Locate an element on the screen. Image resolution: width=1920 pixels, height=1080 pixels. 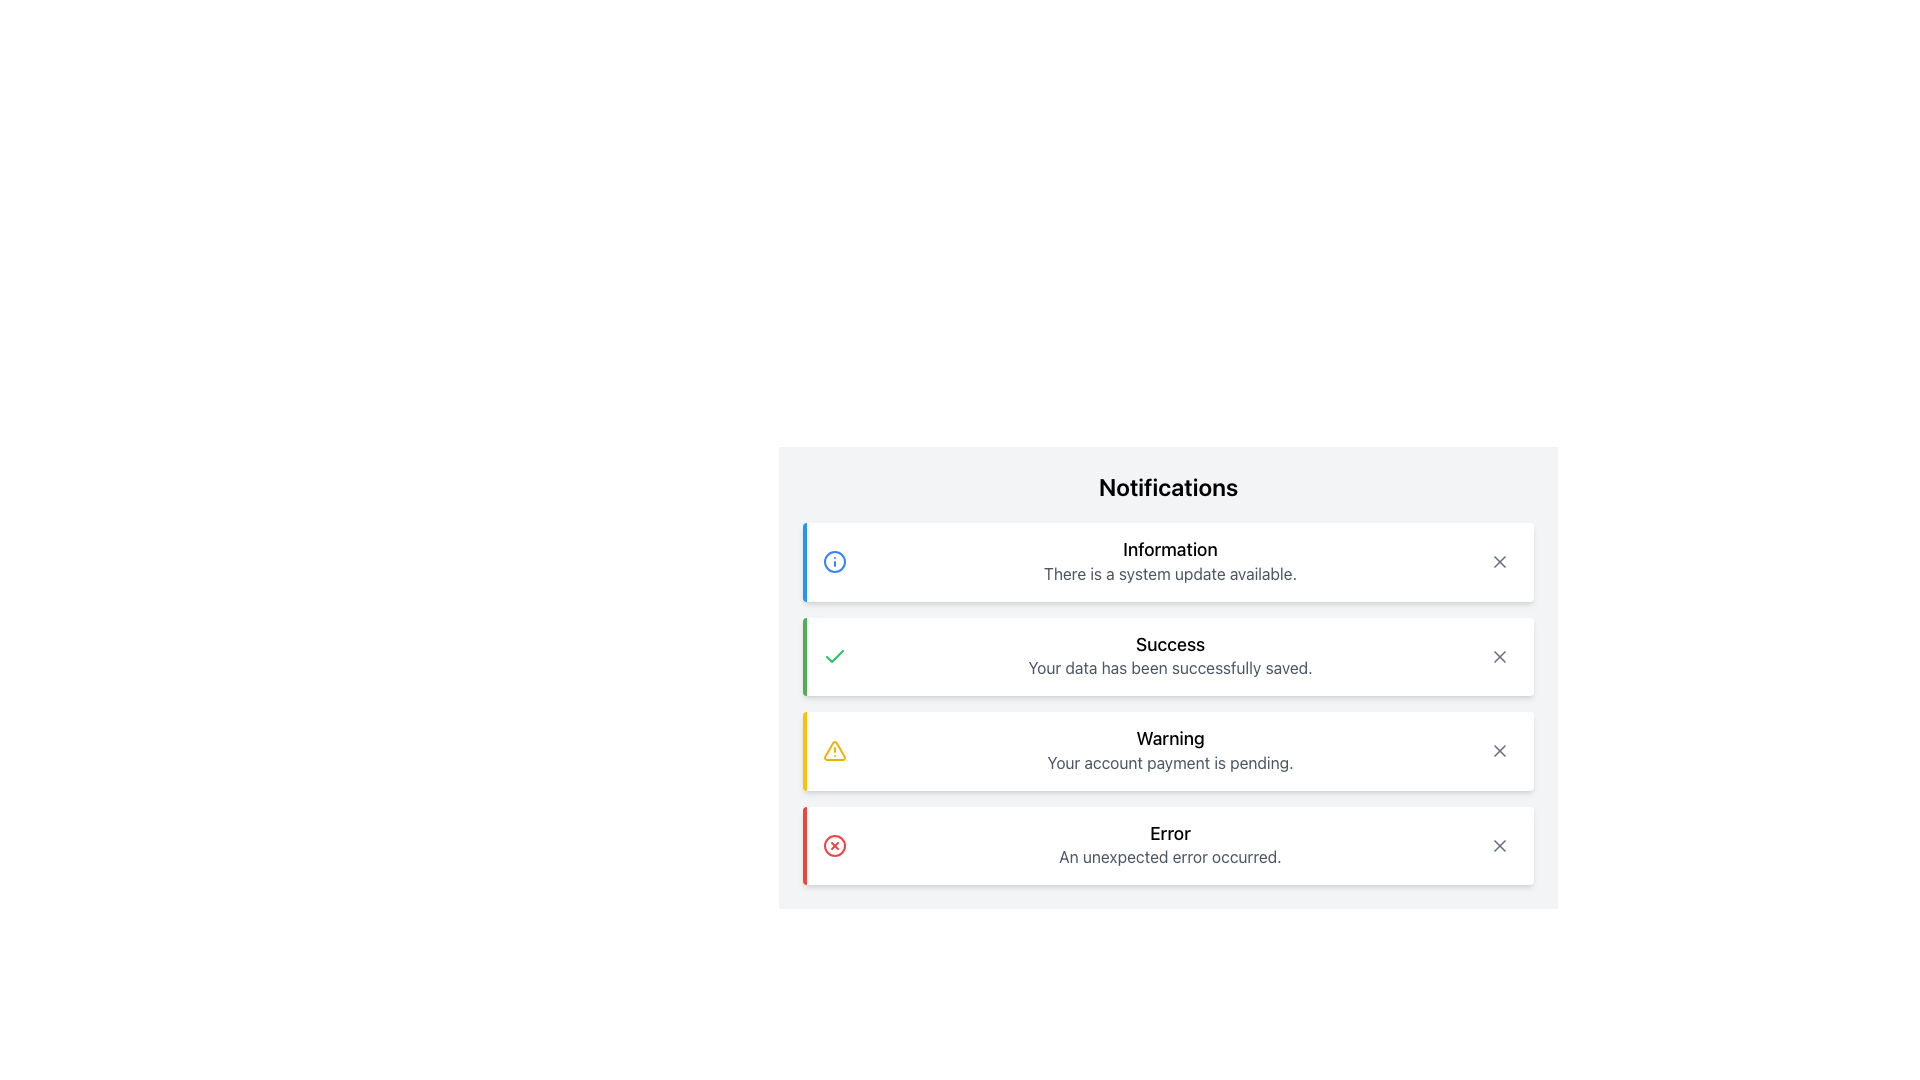
the text label that displays 'Your data has been successfully saved.' which is styled in subdued gray and located below the 'Success' heading in the success notification panel is located at coordinates (1170, 667).